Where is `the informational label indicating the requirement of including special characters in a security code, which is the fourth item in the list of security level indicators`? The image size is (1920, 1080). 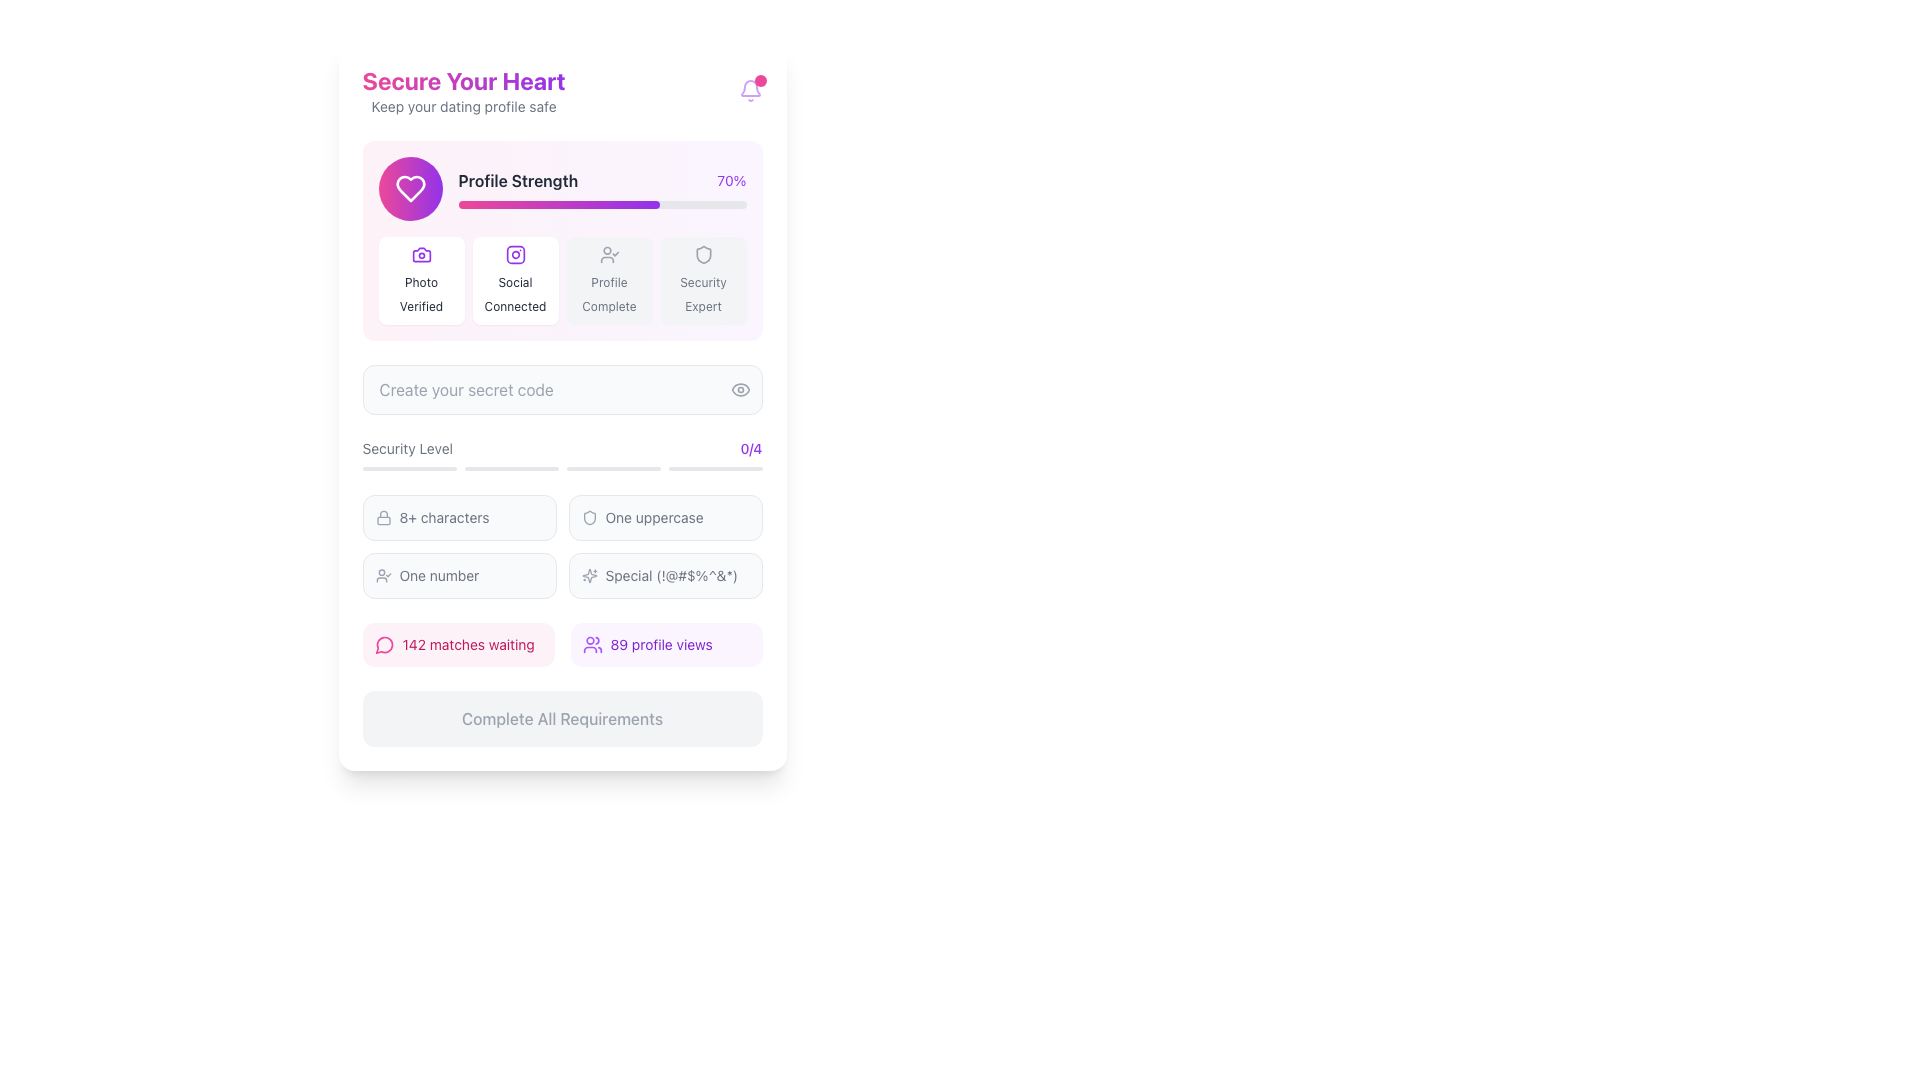
the informational label indicating the requirement of including special characters in a security code, which is the fourth item in the list of security level indicators is located at coordinates (665, 575).